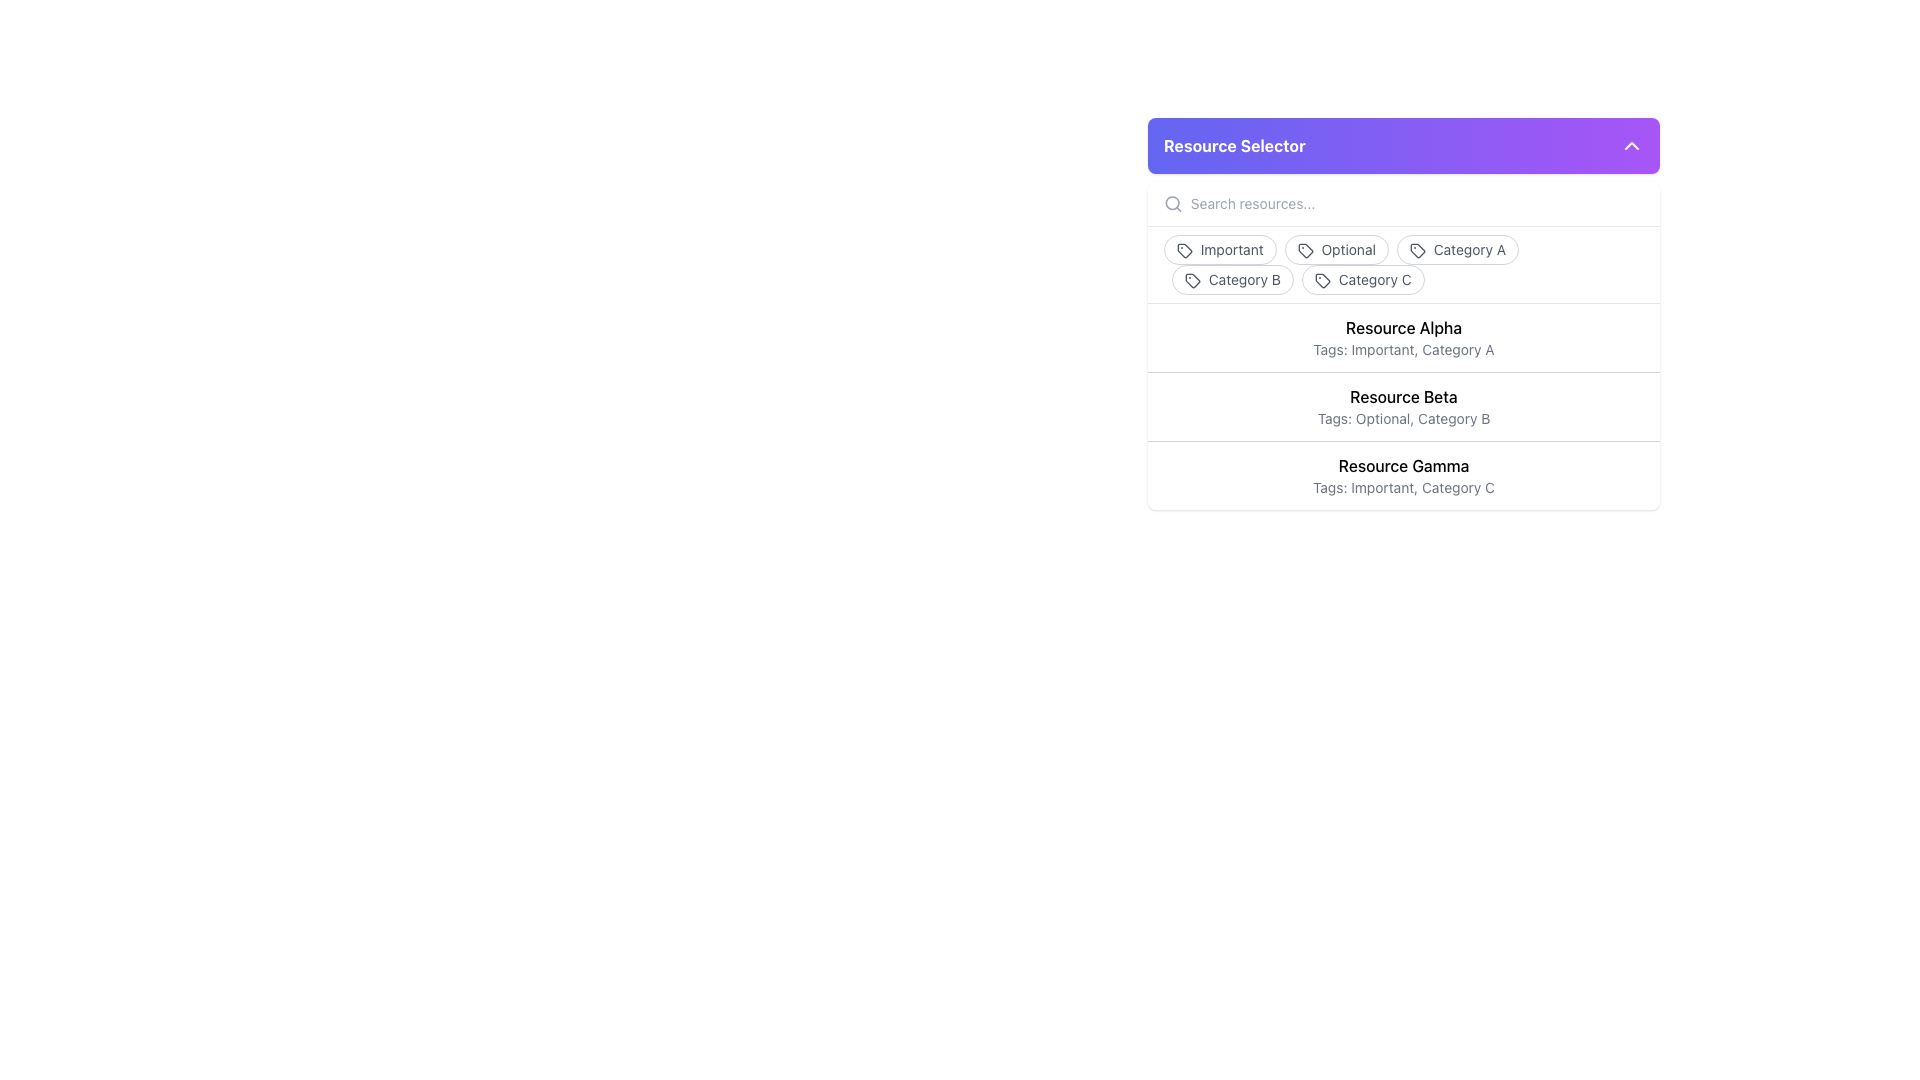 The height and width of the screenshot is (1080, 1920). I want to click on the text label providing descriptive tags for 'Resource Alpha', located below its title in the list, so click(1402, 349).